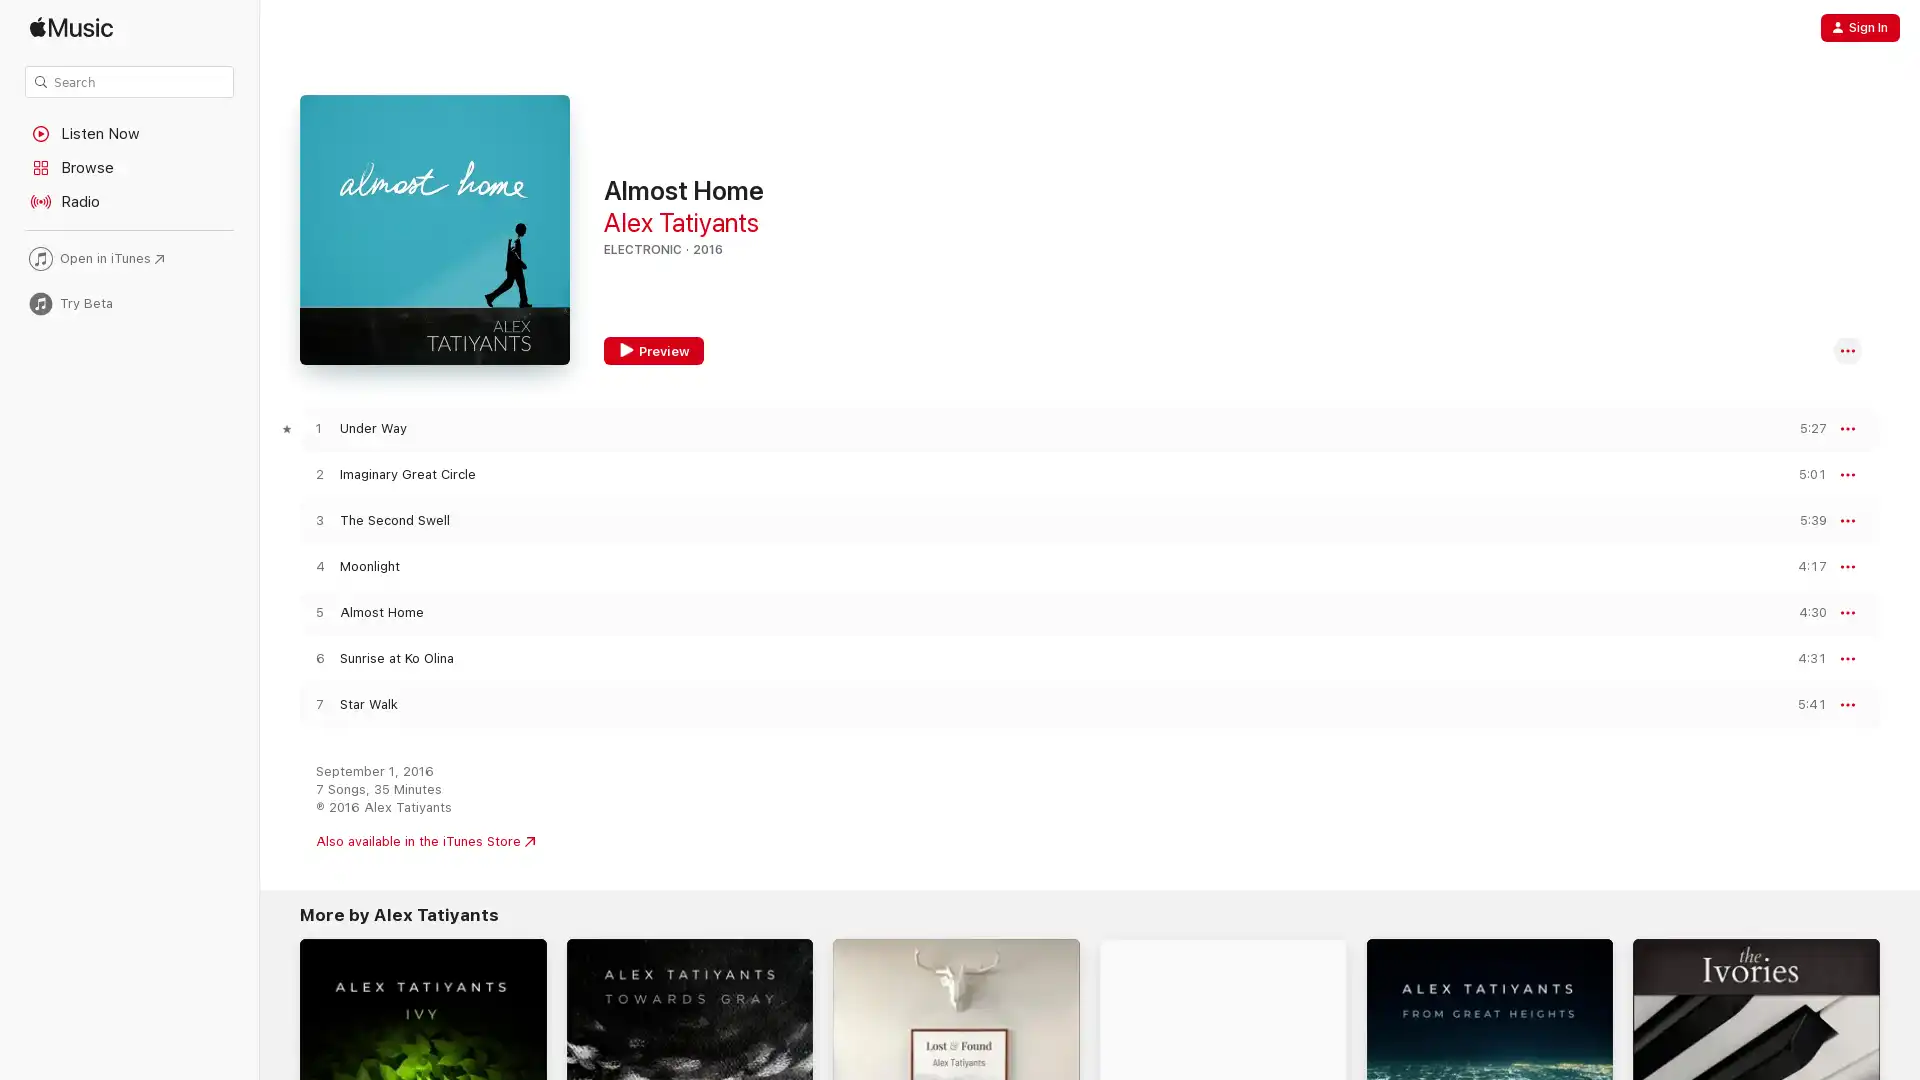  I want to click on Preview, so click(1804, 566).